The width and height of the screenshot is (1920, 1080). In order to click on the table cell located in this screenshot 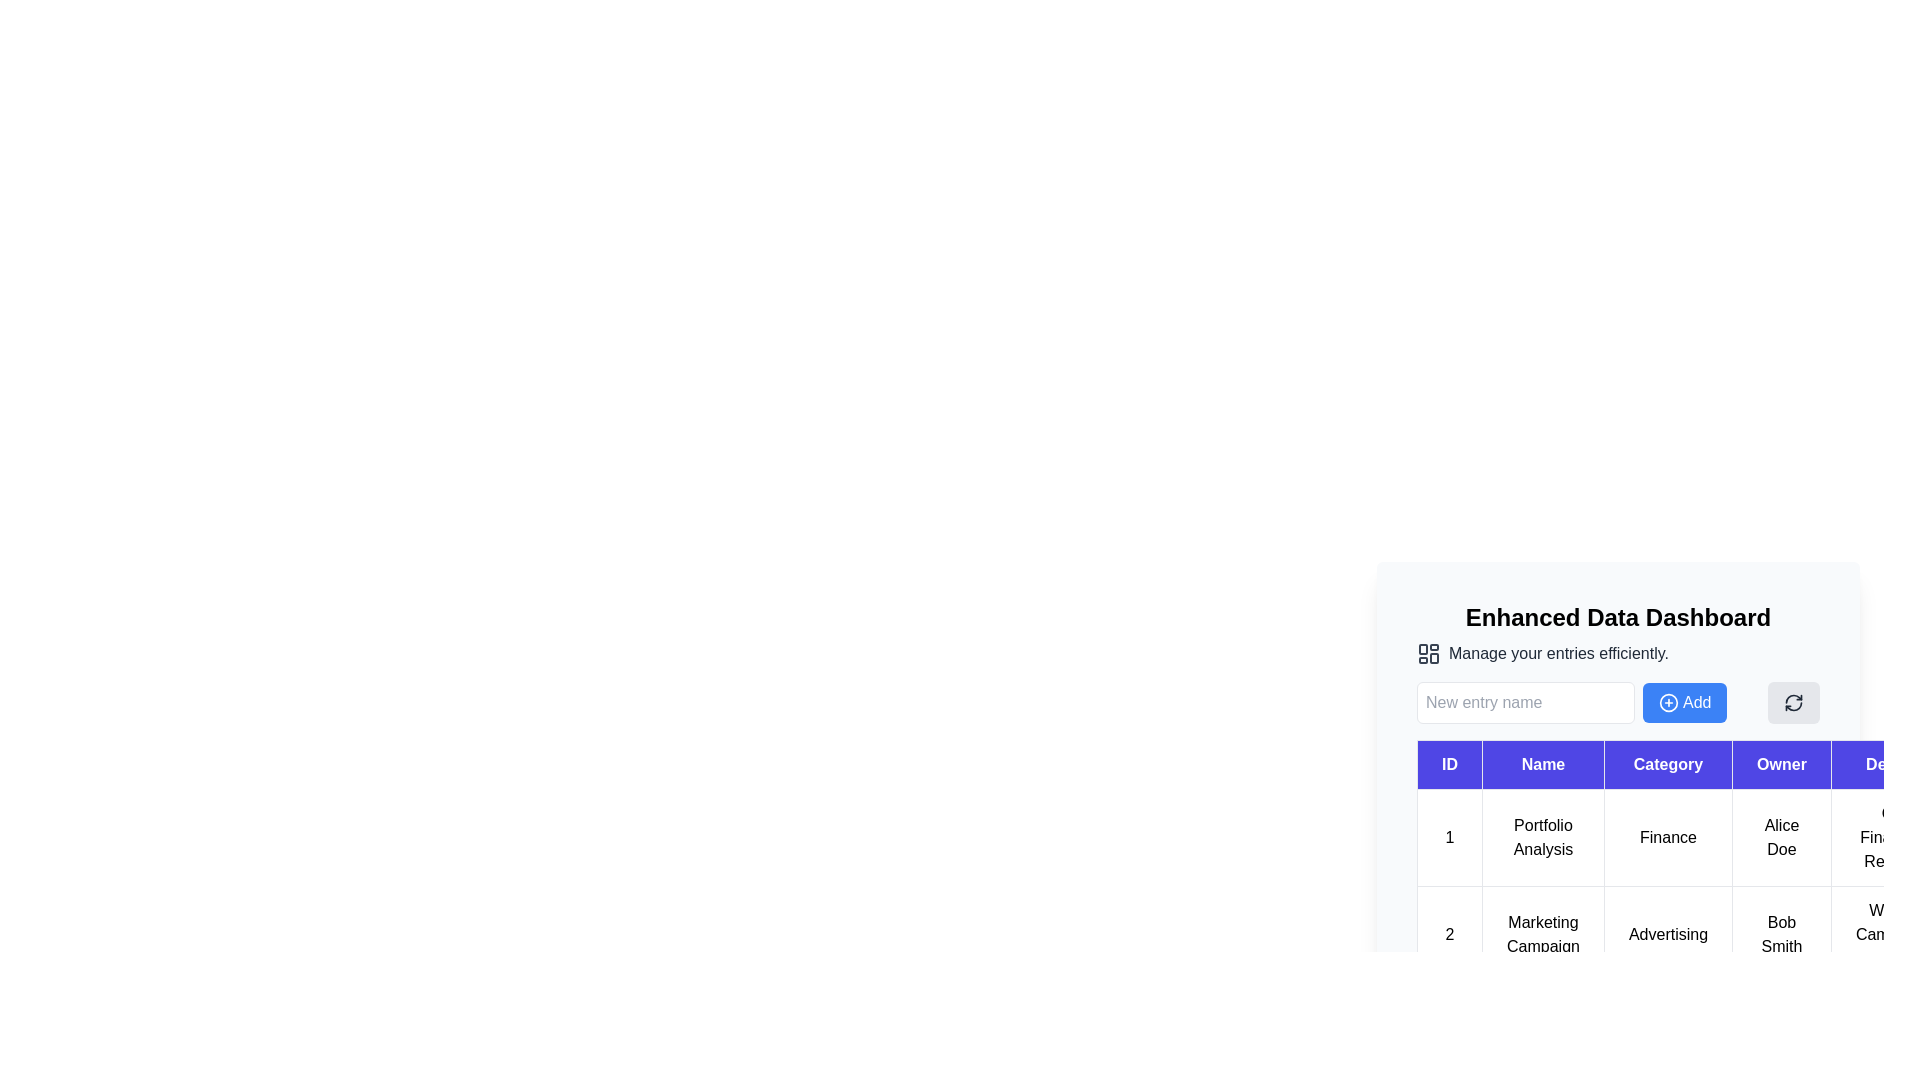, I will do `click(1618, 792)`.